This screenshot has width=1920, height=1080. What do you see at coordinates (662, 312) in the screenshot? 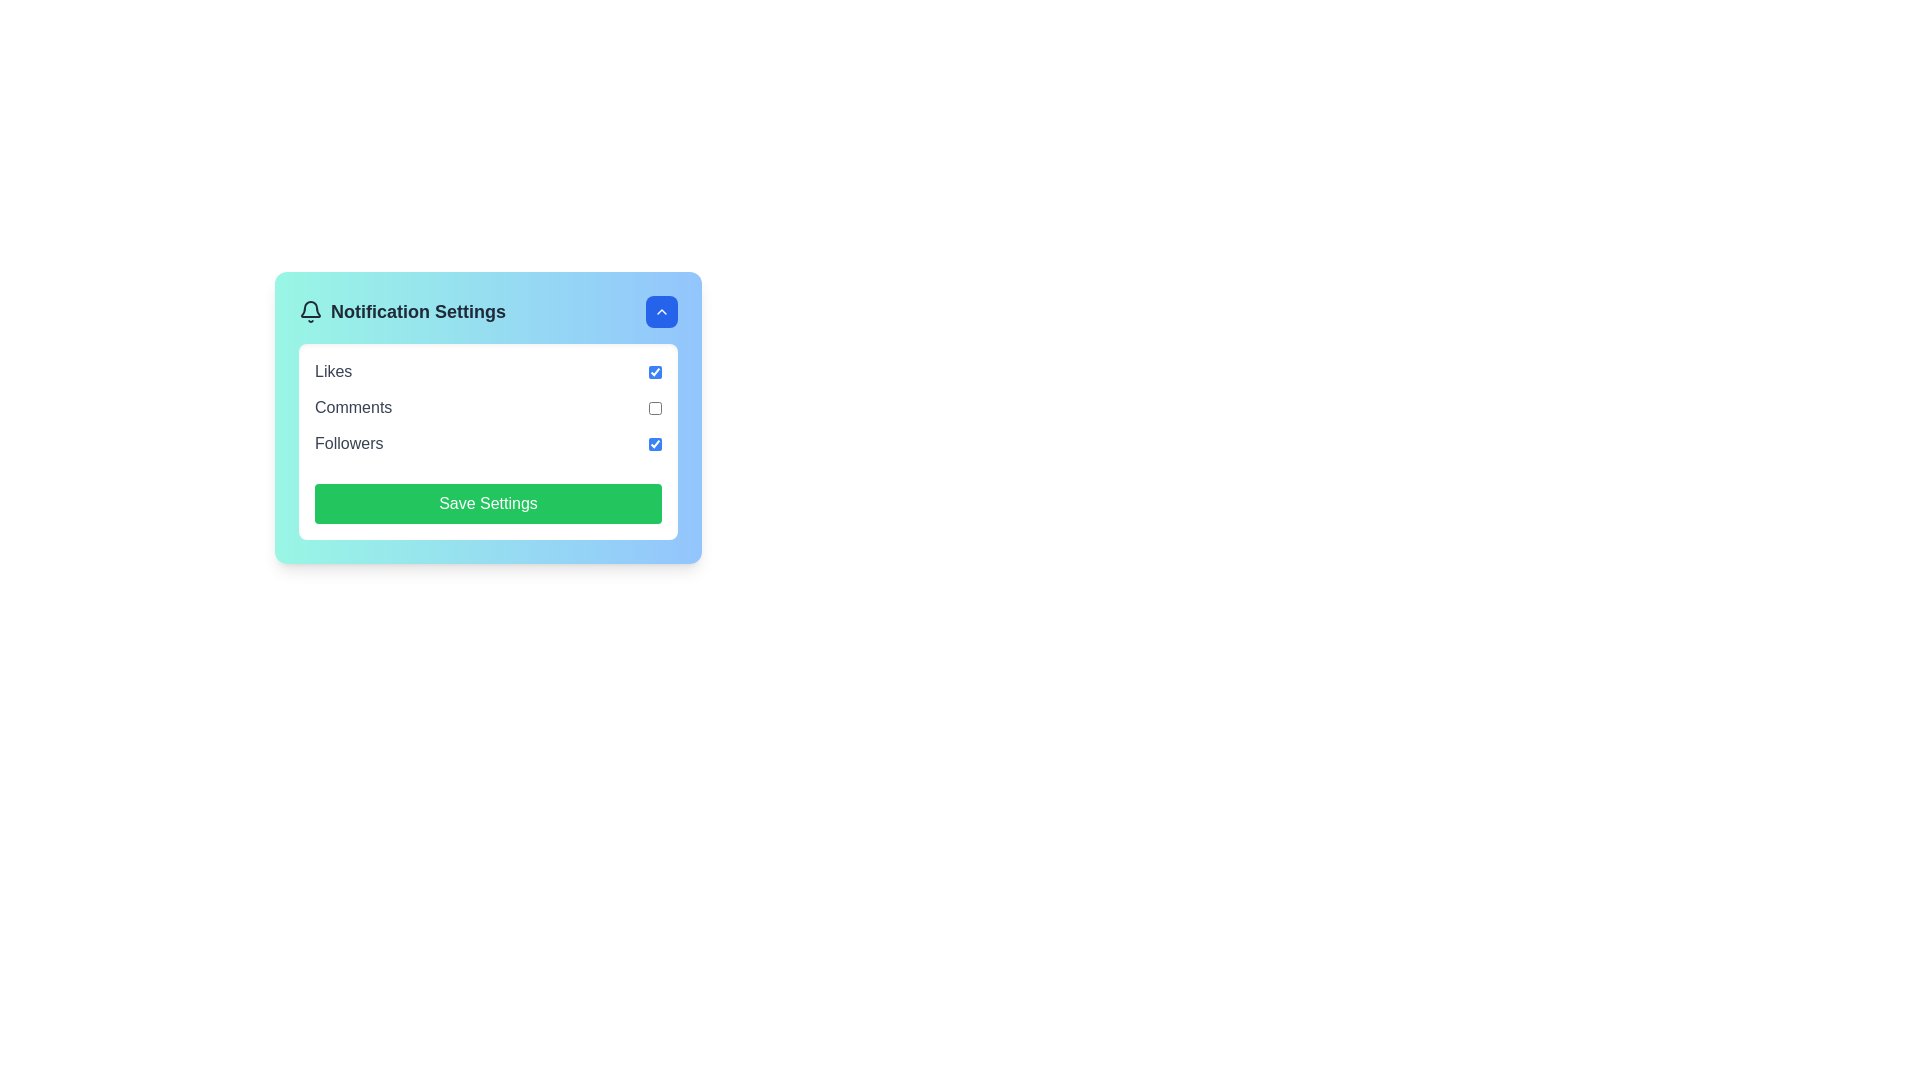
I see `the chevron icon located in the top-right corner of the settings panel` at bounding box center [662, 312].